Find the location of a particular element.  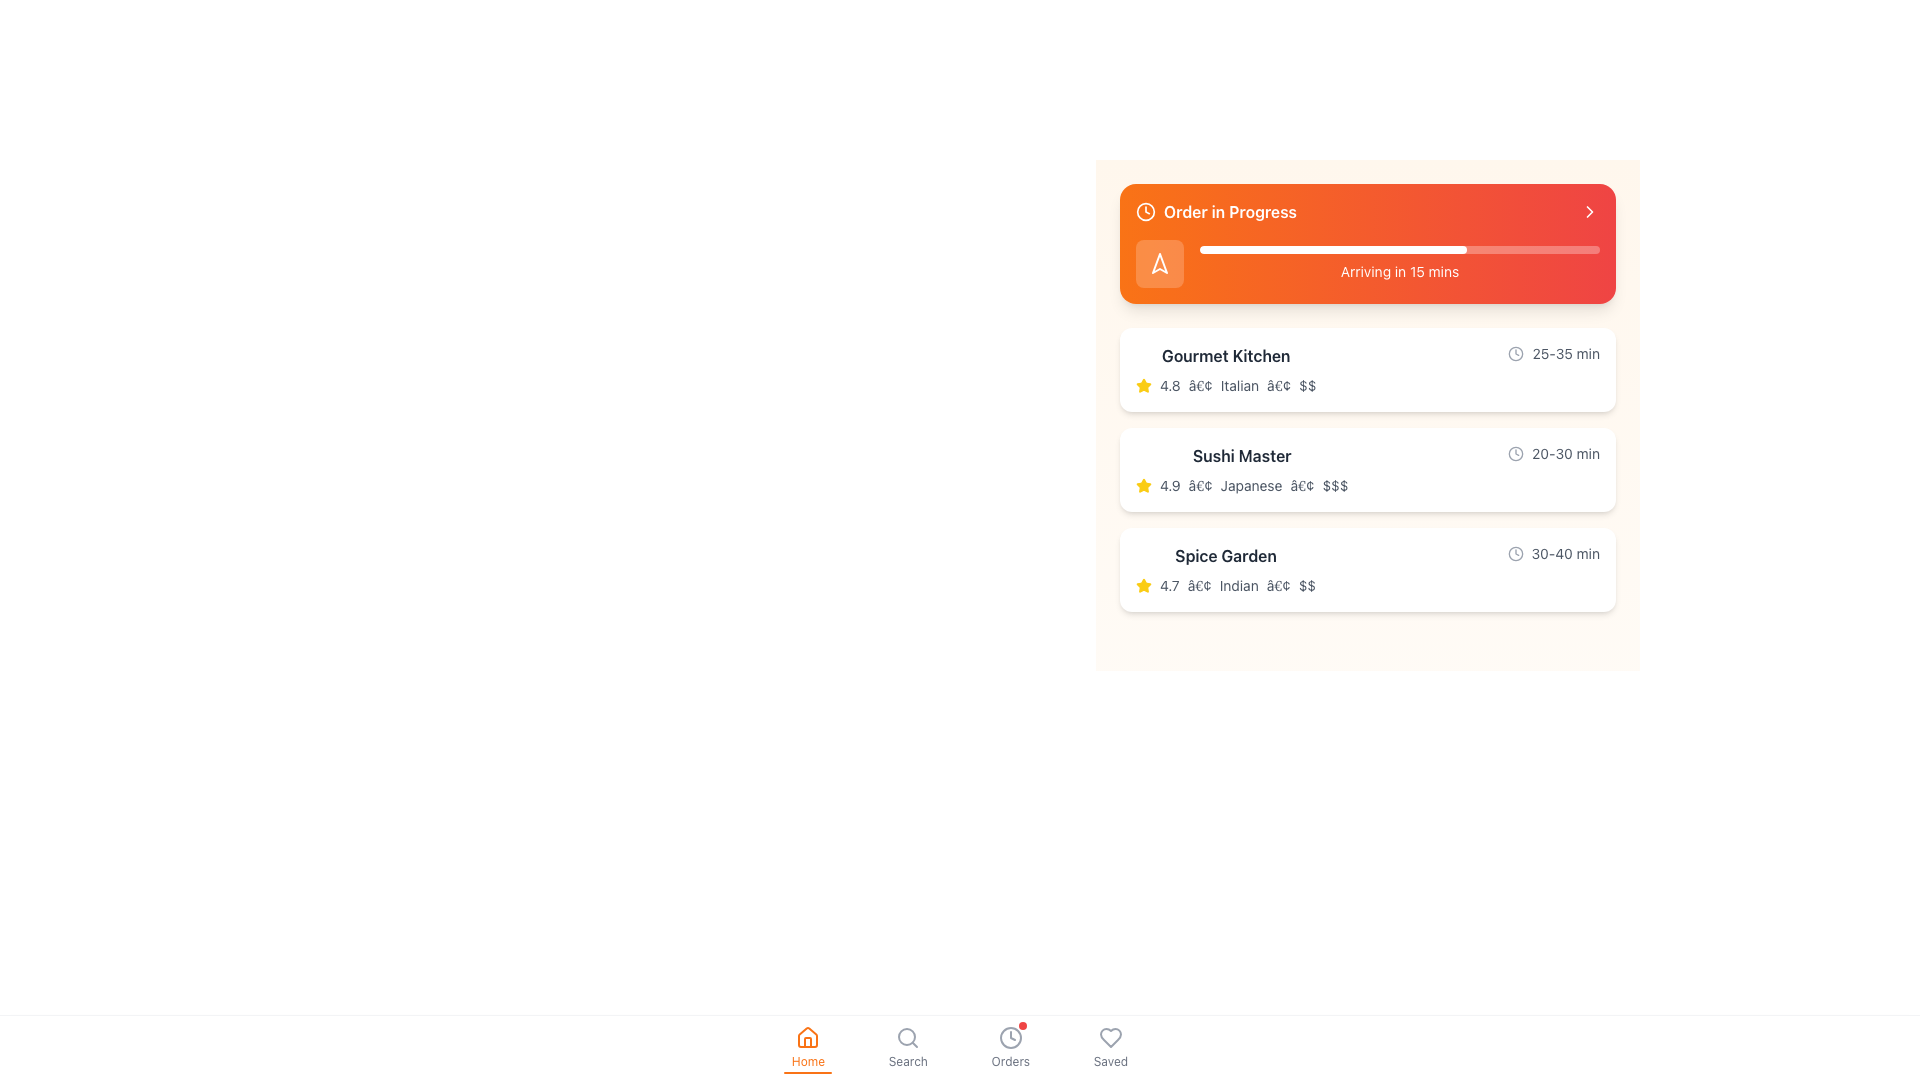

the triangular navigation pointer icon with a white outline on an orange background, located in a rounded rectangle near the 'Order in Progress' text is located at coordinates (1160, 262).